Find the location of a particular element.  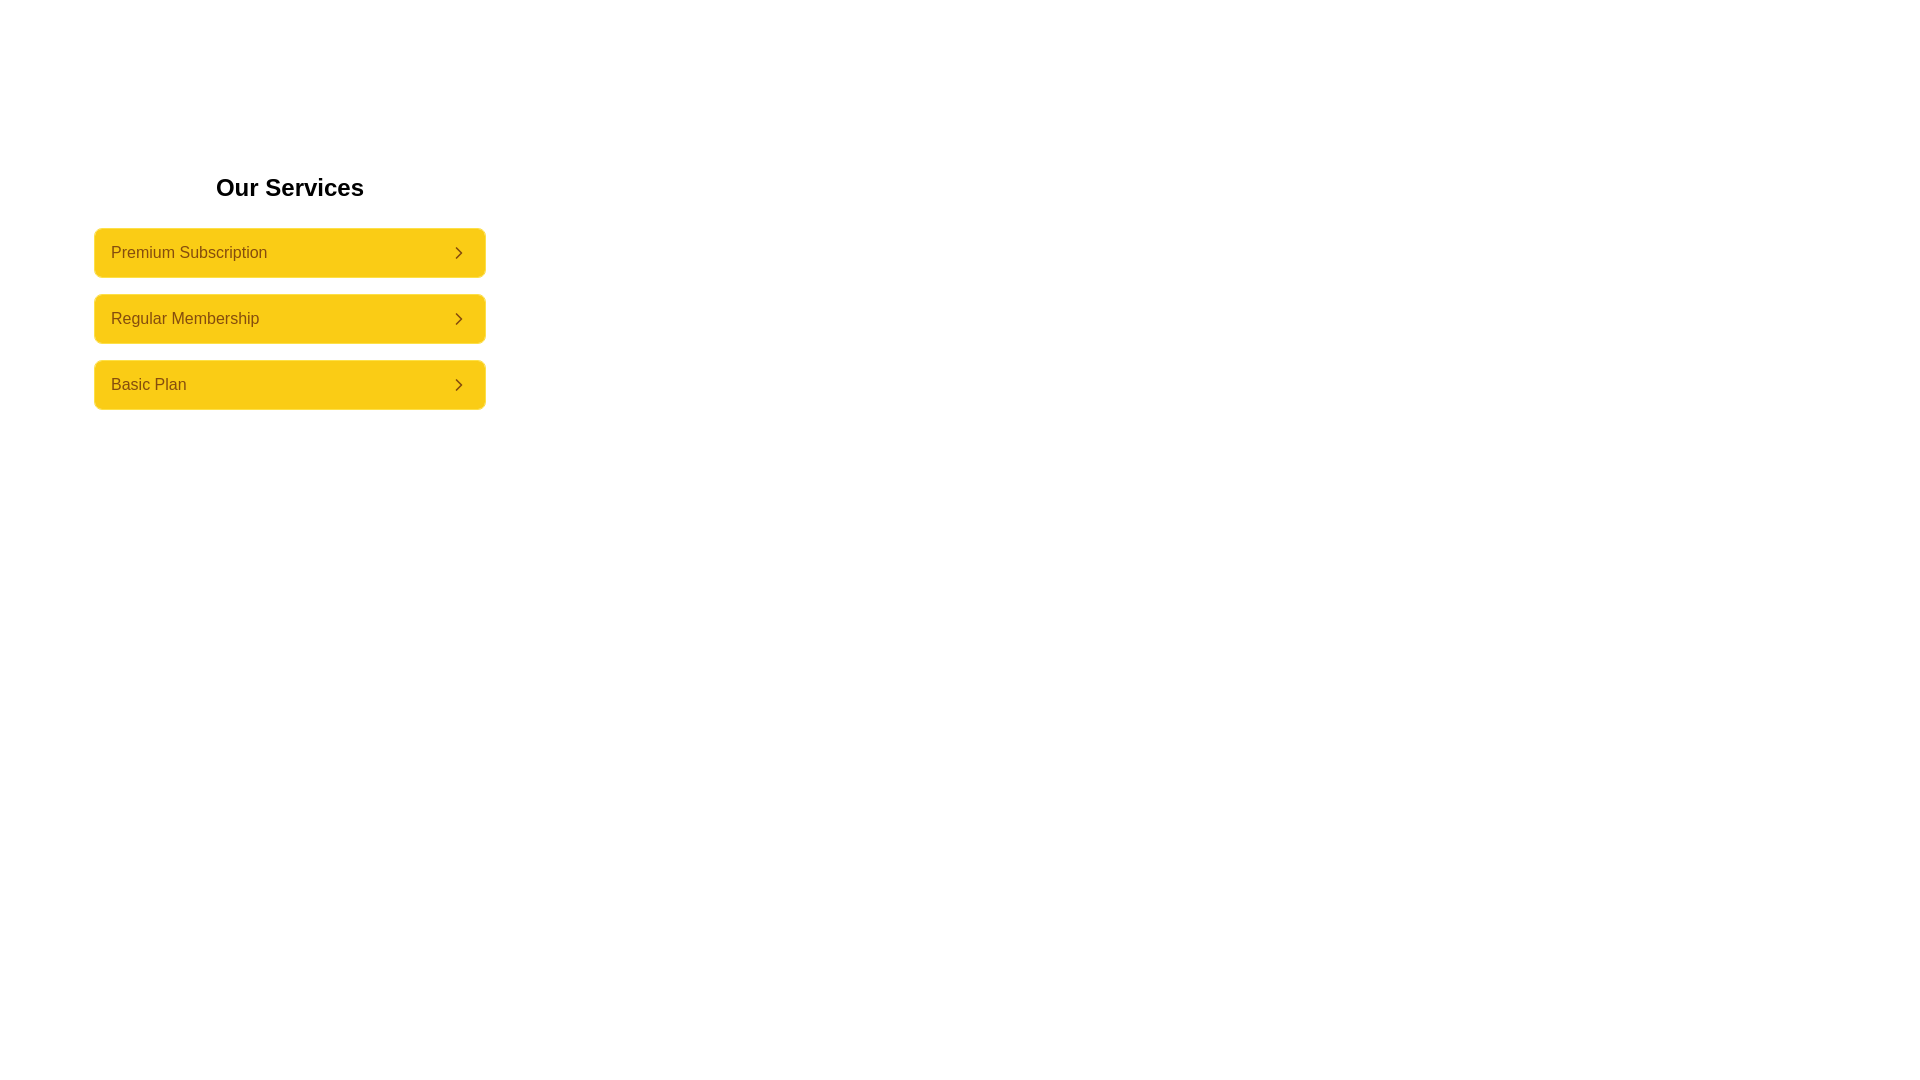

the chevron icon located at the far right side of the 'Premium Subscription' button to trigger its tooltip or hover effect is located at coordinates (458, 252).